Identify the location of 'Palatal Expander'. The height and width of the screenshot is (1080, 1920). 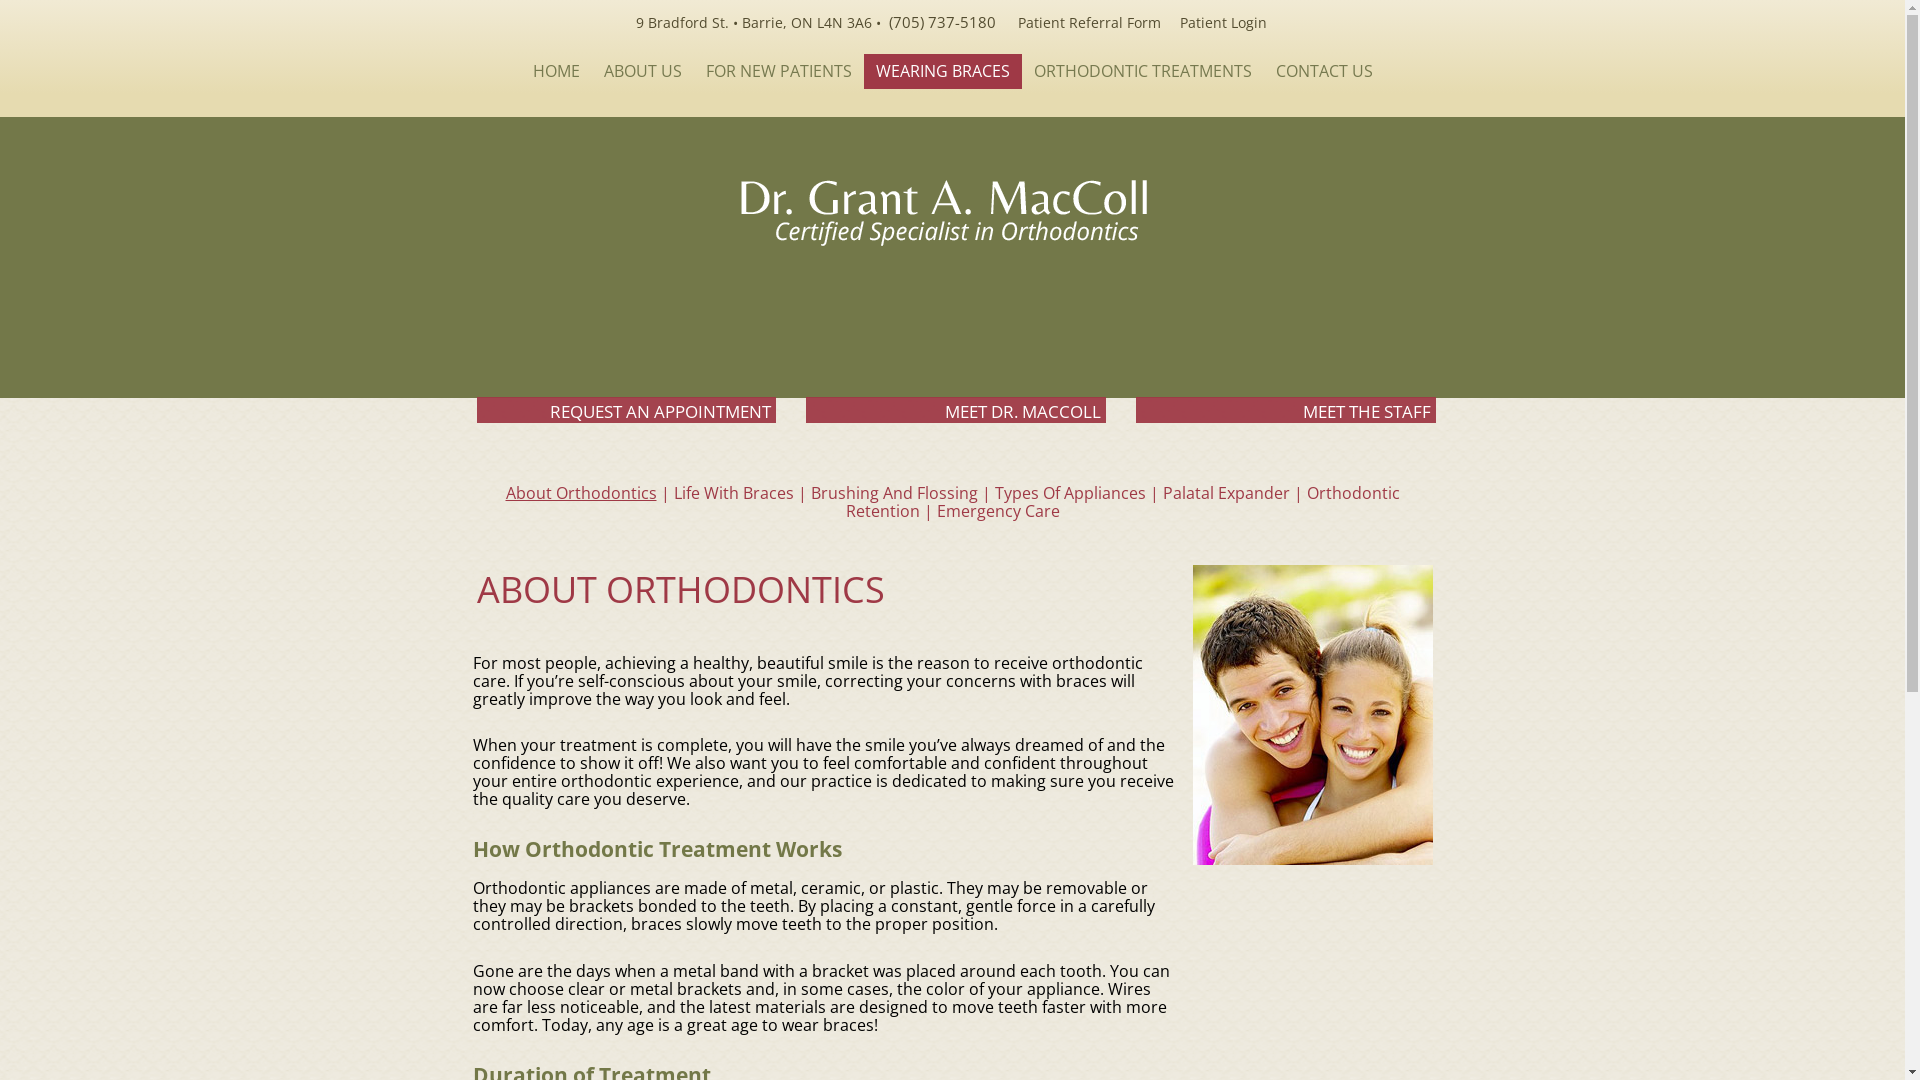
(1161, 493).